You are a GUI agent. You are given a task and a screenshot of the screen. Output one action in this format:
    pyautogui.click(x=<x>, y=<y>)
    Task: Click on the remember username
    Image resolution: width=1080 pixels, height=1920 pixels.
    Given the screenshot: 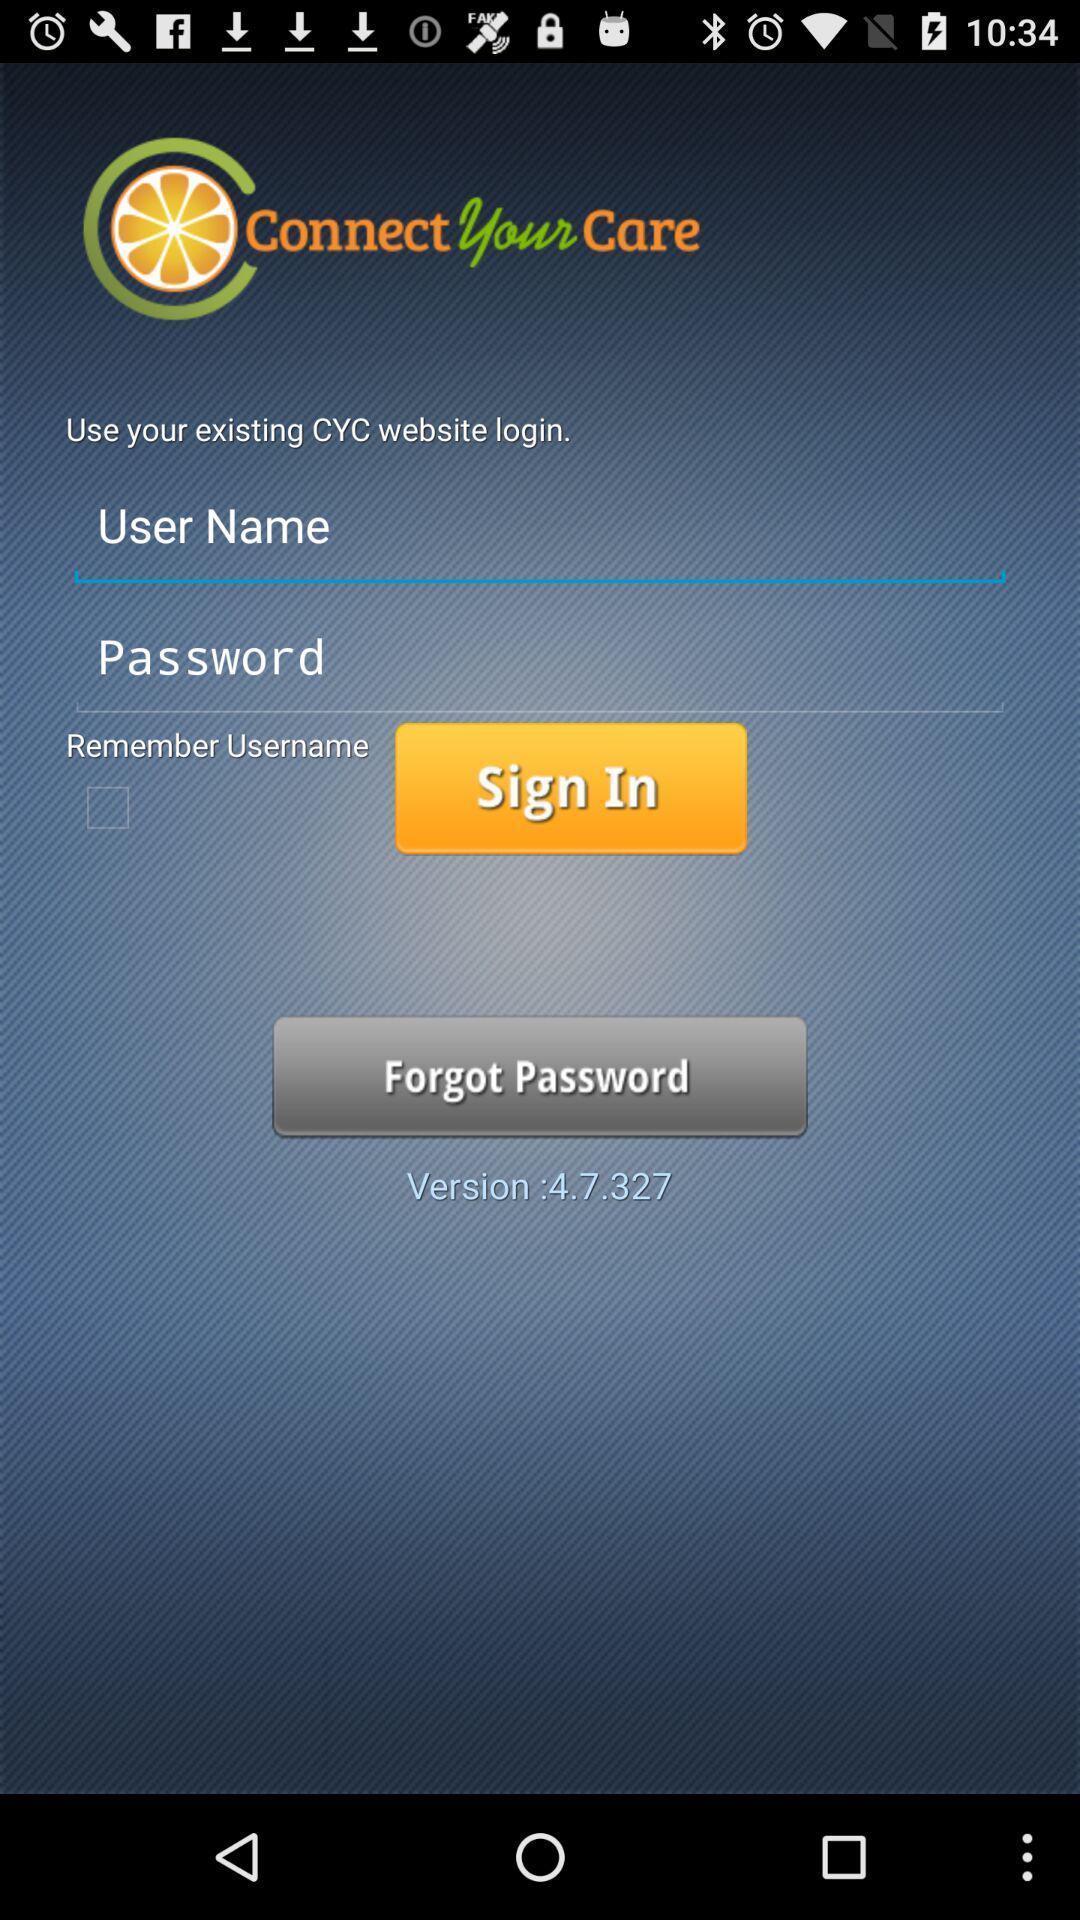 What is the action you would take?
    pyautogui.click(x=108, y=807)
    